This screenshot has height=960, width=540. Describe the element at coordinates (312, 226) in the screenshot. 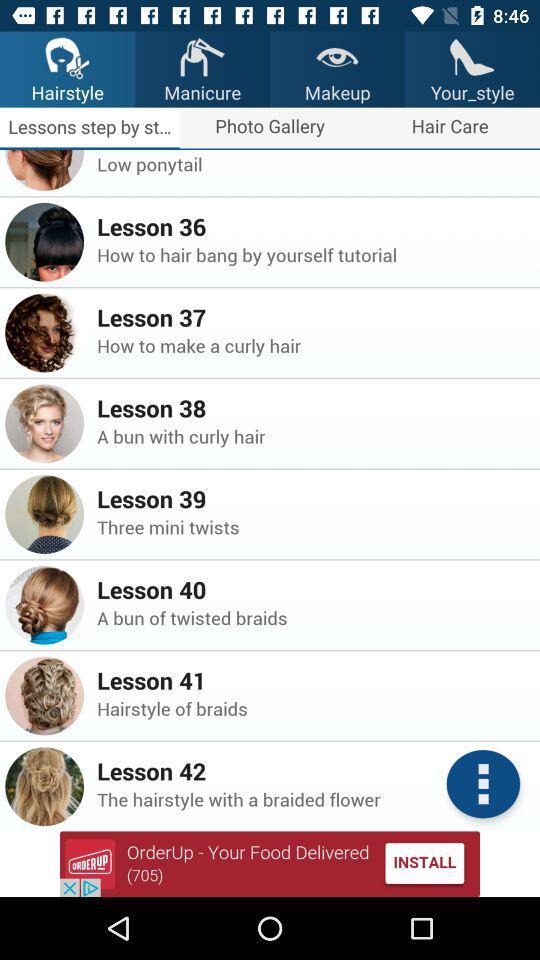

I see `item above how to hair icon` at that location.